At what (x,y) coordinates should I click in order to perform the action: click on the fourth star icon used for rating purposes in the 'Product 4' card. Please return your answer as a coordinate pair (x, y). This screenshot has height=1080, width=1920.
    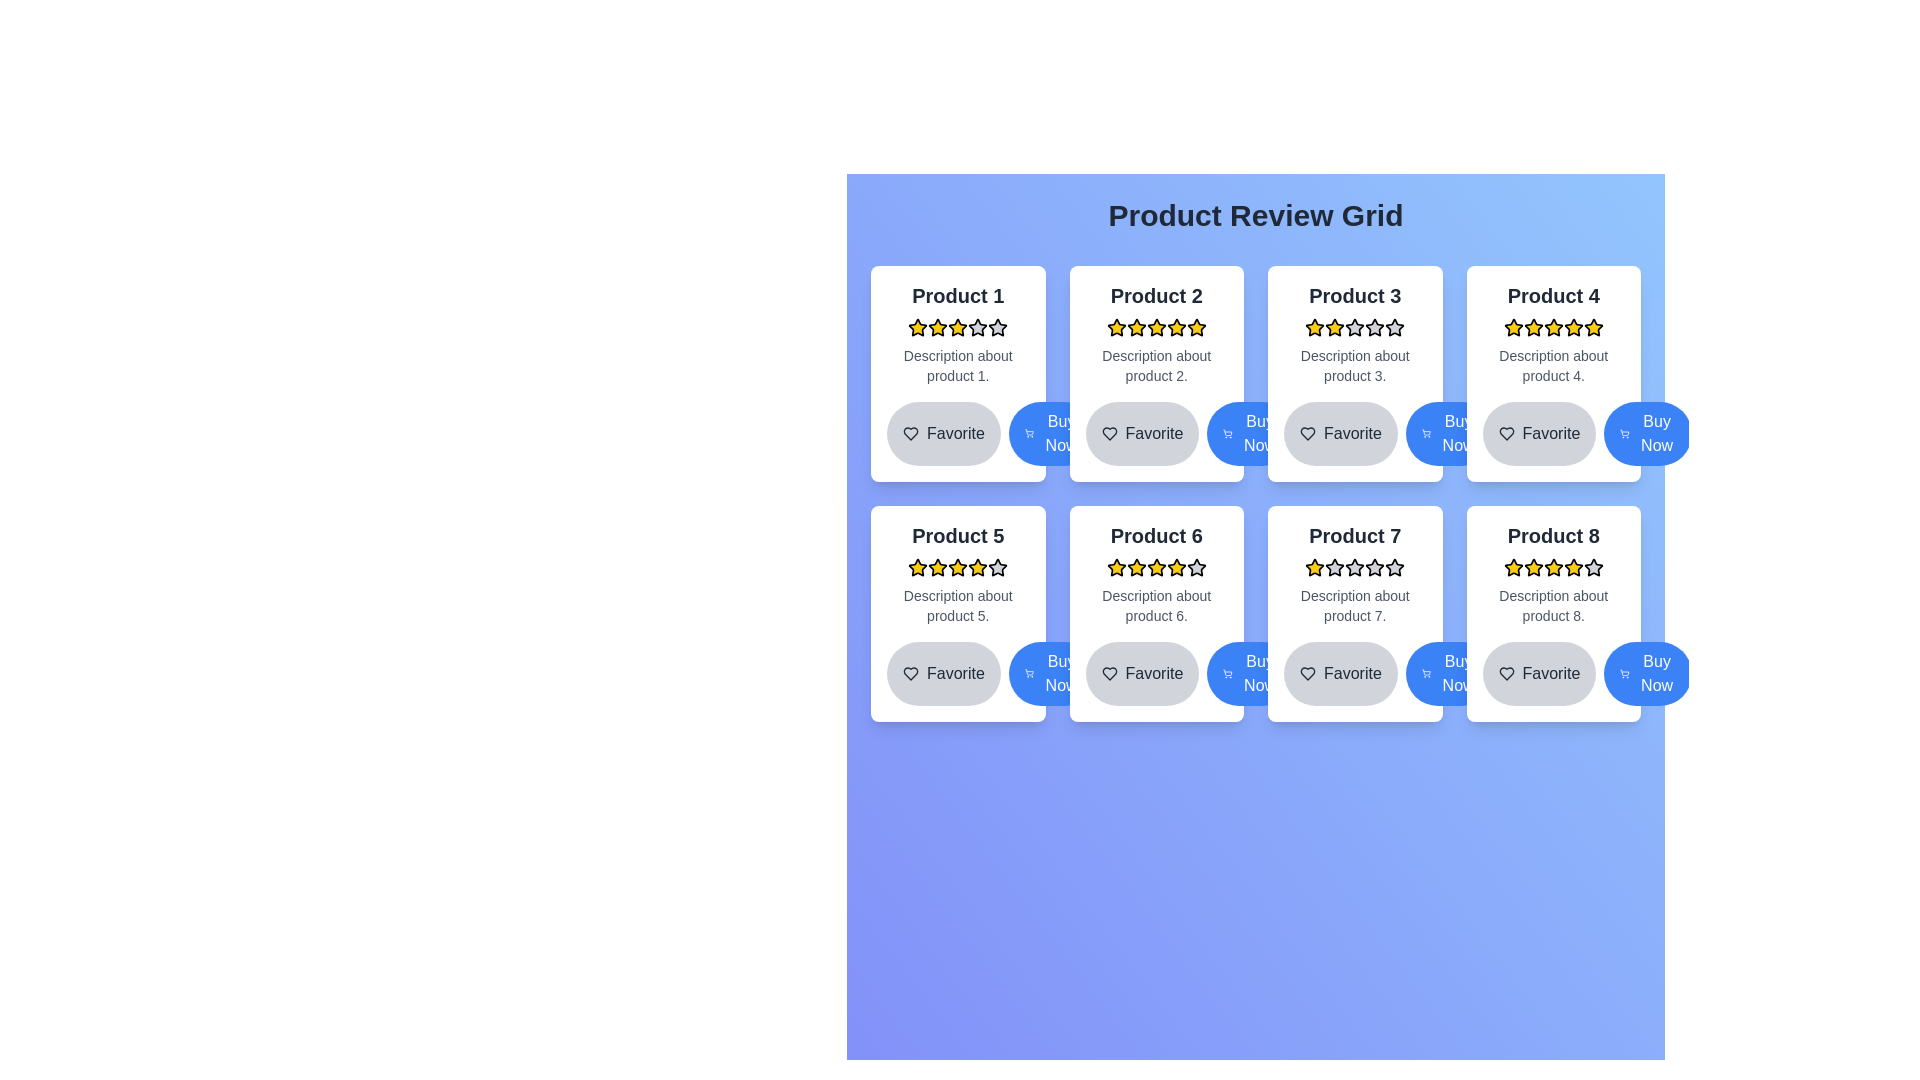
    Looking at the image, I should click on (1552, 326).